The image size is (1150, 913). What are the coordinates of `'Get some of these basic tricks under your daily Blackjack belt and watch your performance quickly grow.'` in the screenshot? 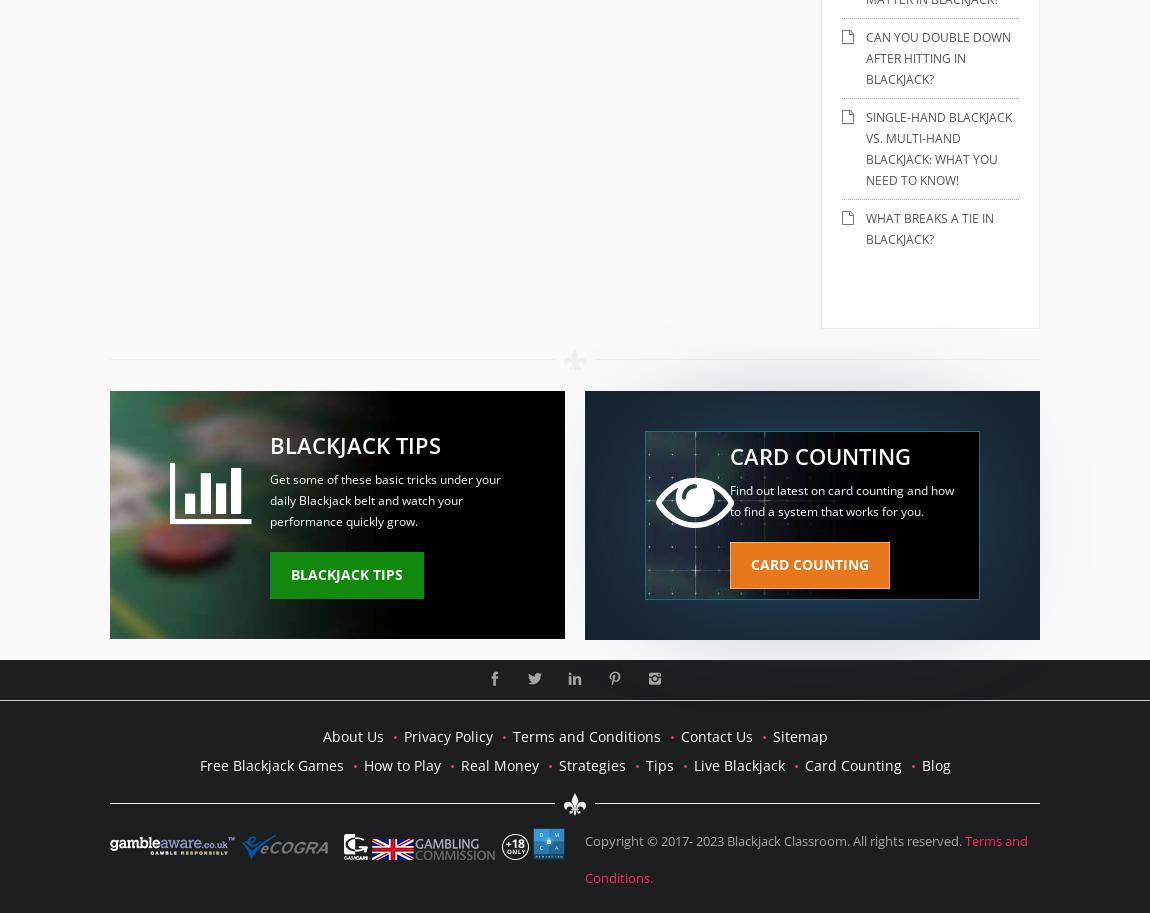 It's located at (385, 500).